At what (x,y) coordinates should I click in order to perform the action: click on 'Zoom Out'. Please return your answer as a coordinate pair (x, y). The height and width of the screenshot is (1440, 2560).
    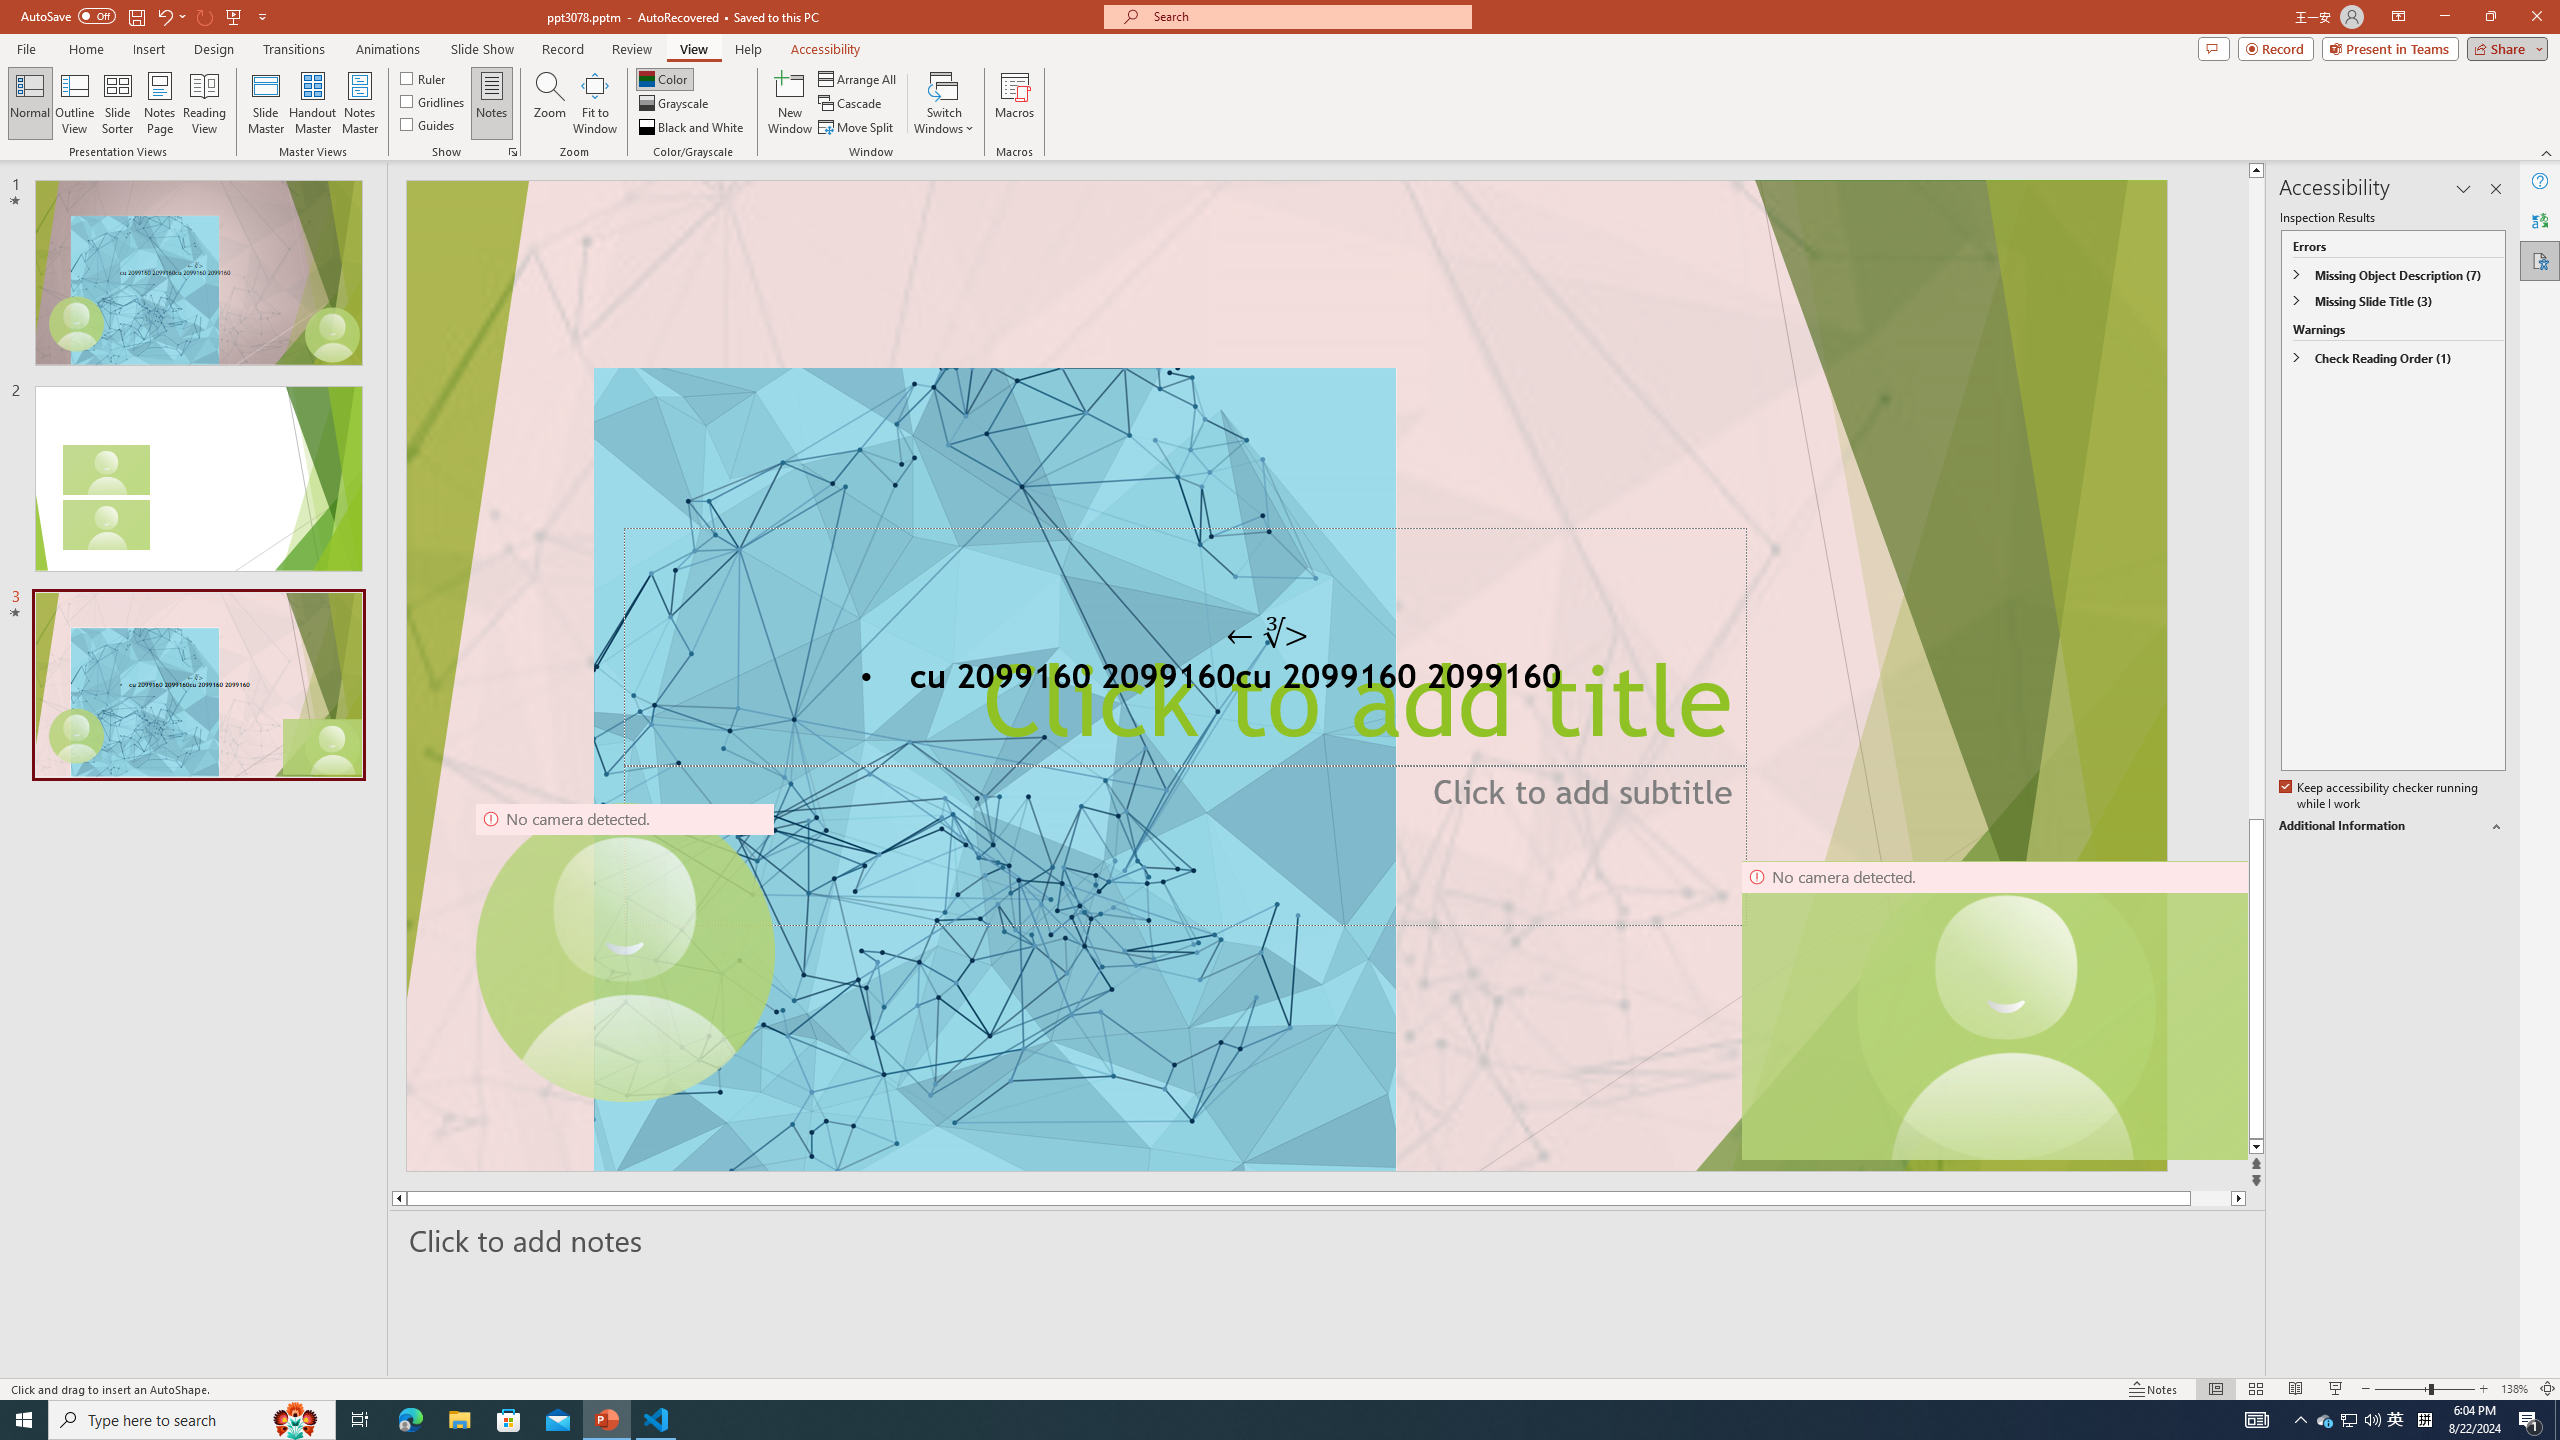
    Looking at the image, I should click on (2401, 1389).